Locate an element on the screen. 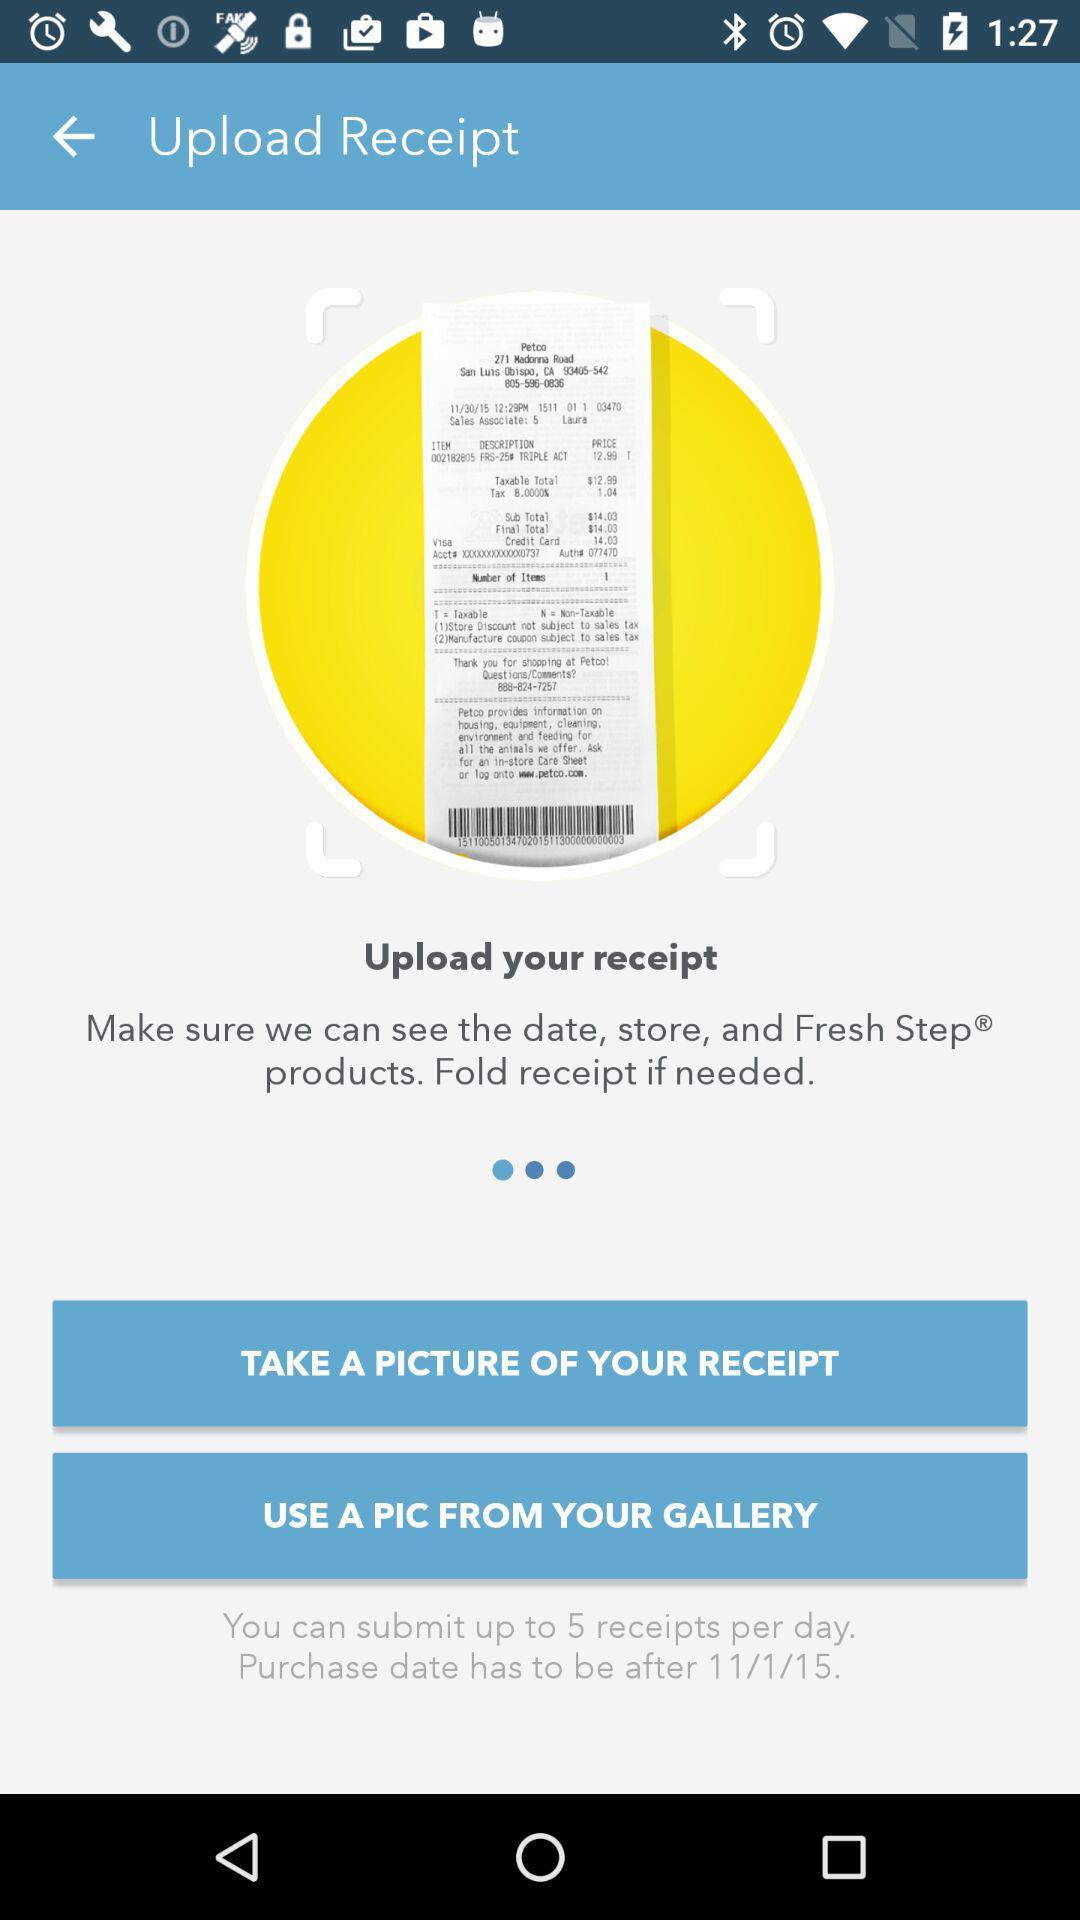  the item at the top left corner is located at coordinates (72, 135).